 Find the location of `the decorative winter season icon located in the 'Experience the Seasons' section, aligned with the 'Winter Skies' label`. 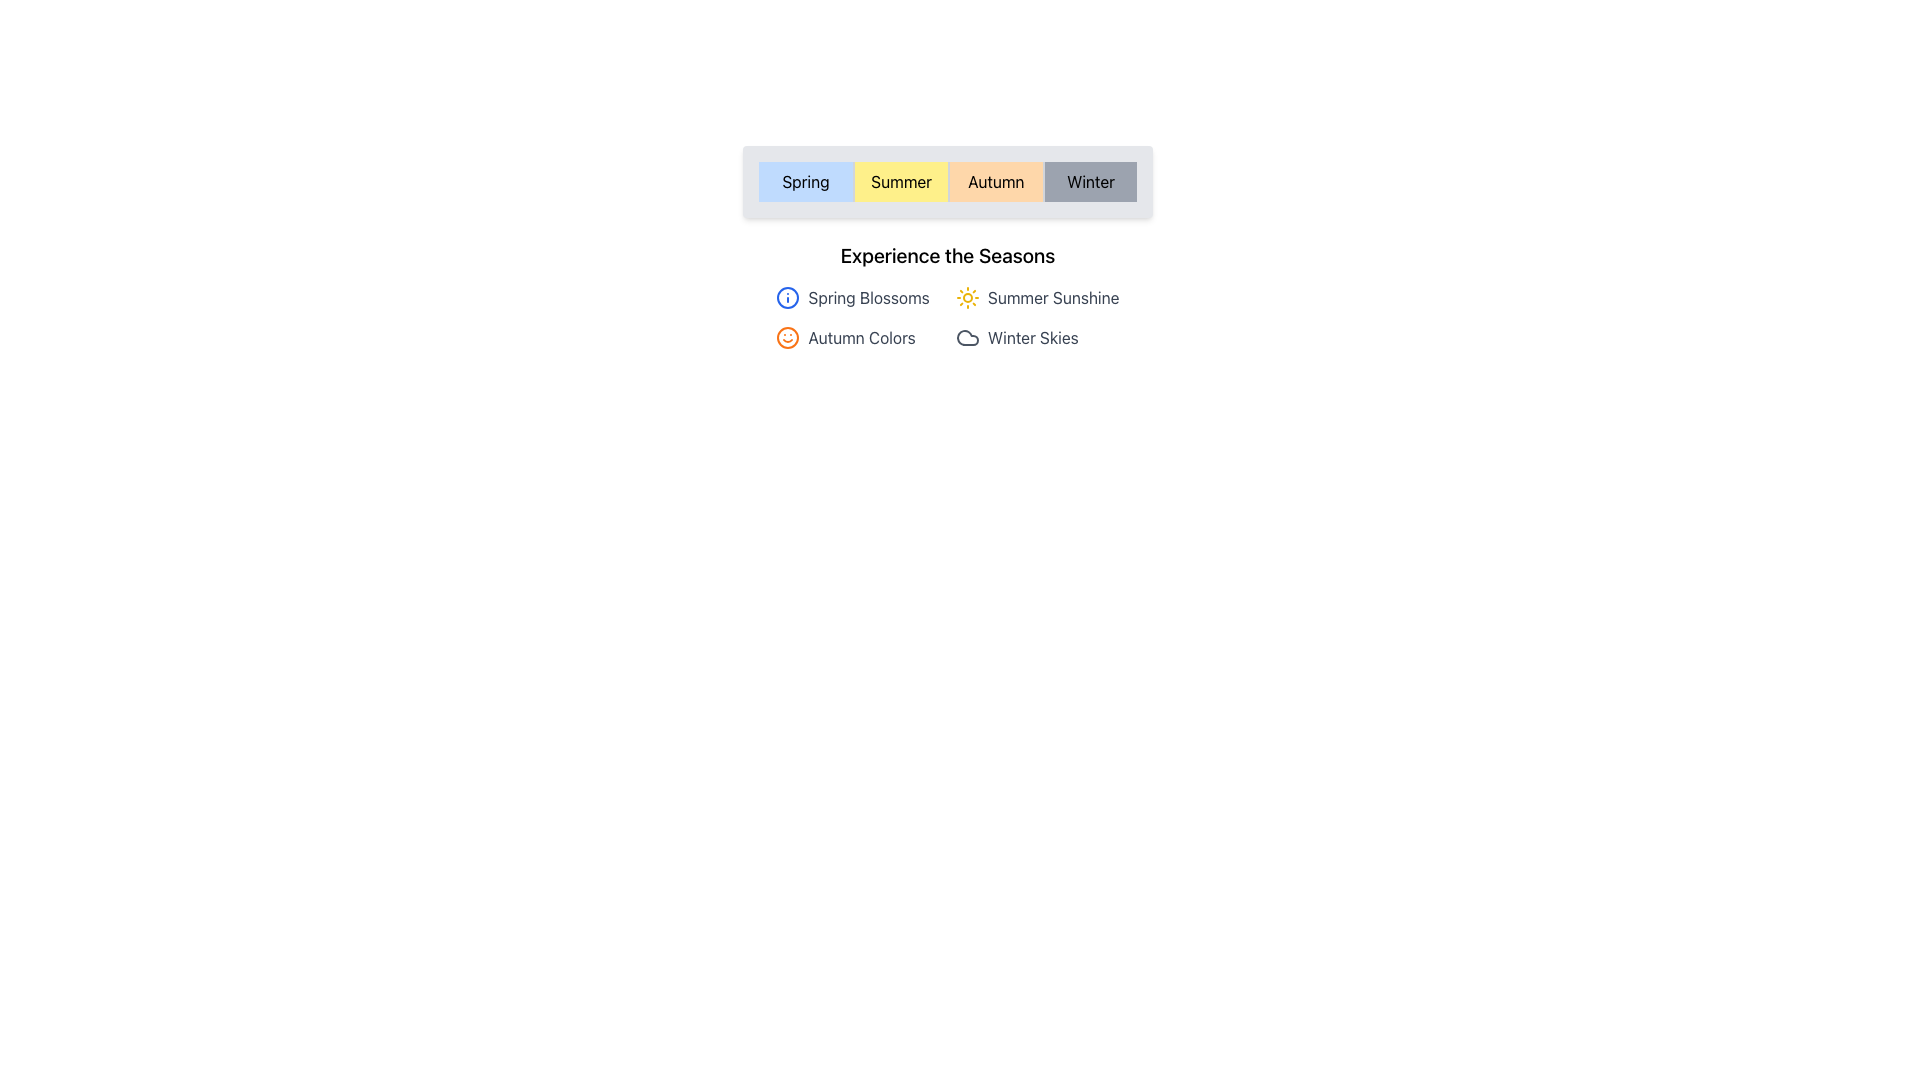

the decorative winter season icon located in the 'Experience the Seasons' section, aligned with the 'Winter Skies' label is located at coordinates (968, 337).